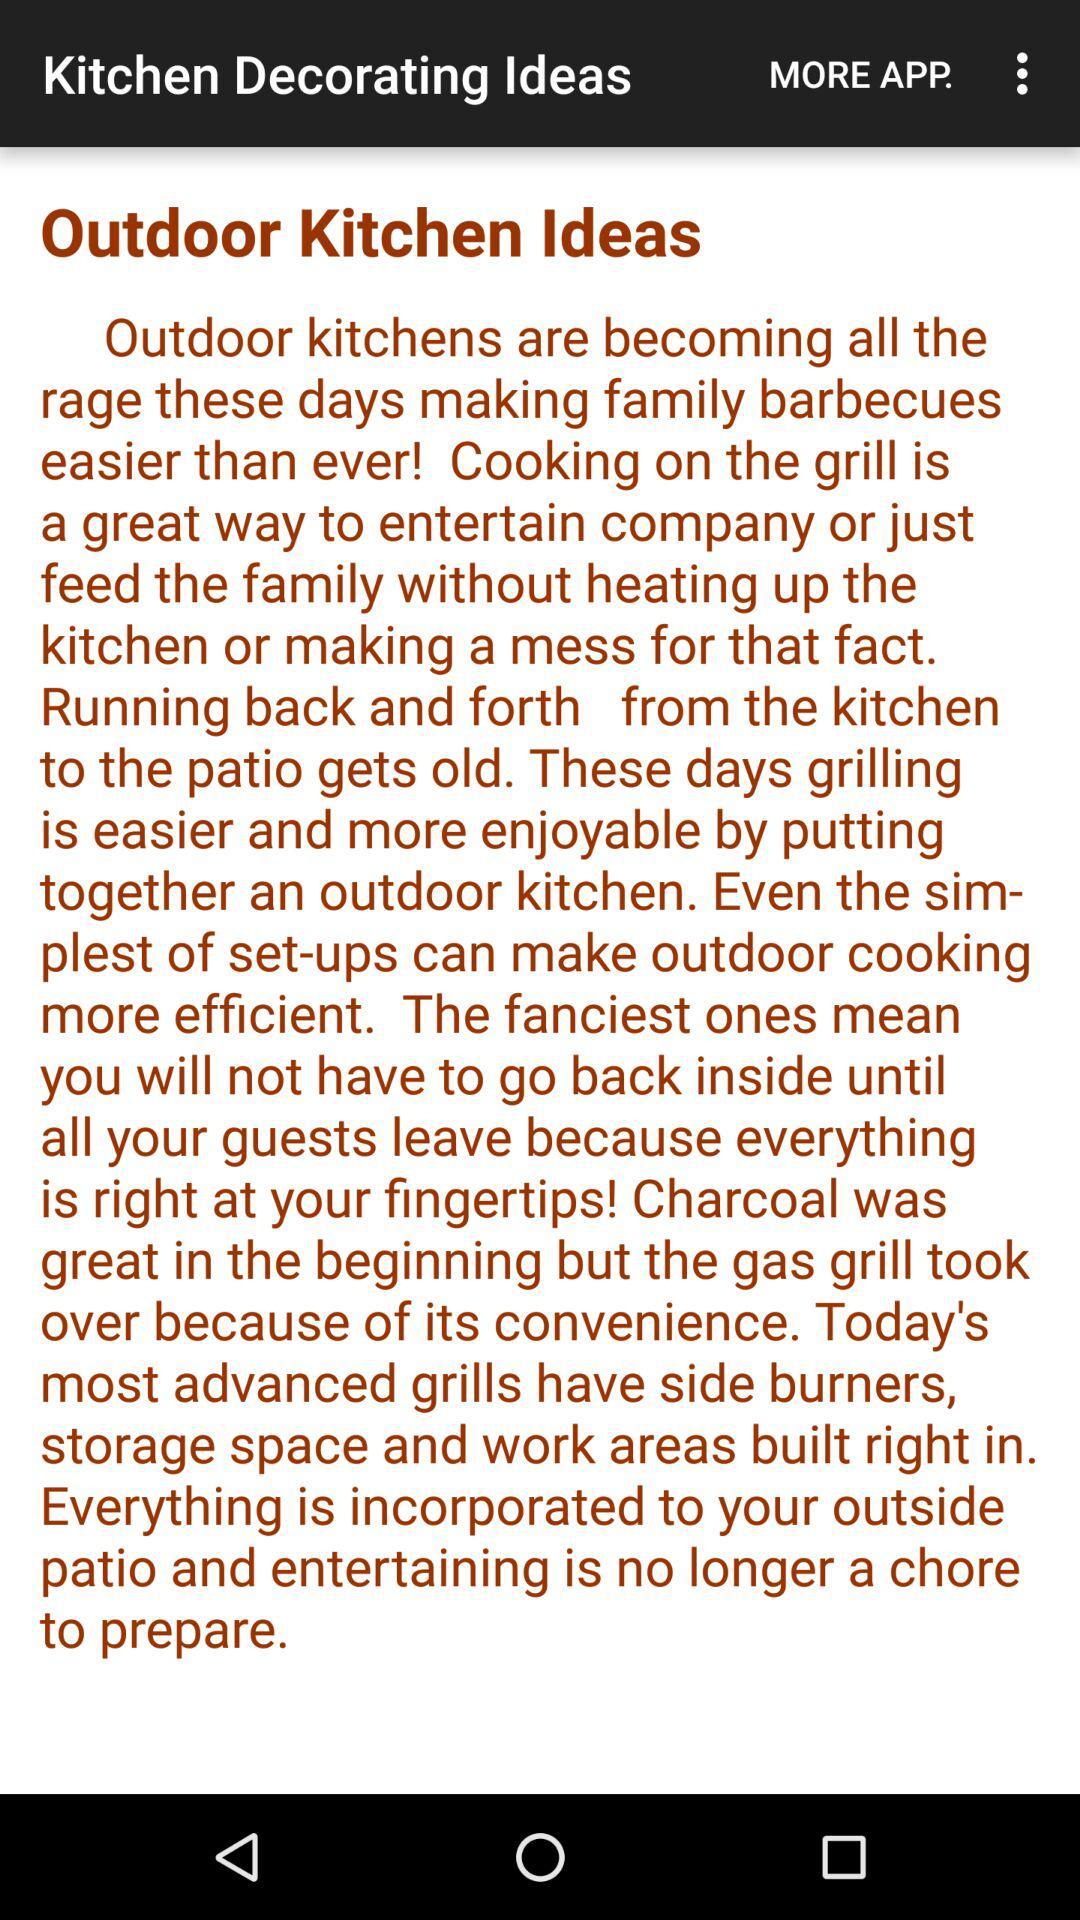 This screenshot has width=1080, height=1920. I want to click on the app above the outdoor kitchen ideas, so click(1027, 73).